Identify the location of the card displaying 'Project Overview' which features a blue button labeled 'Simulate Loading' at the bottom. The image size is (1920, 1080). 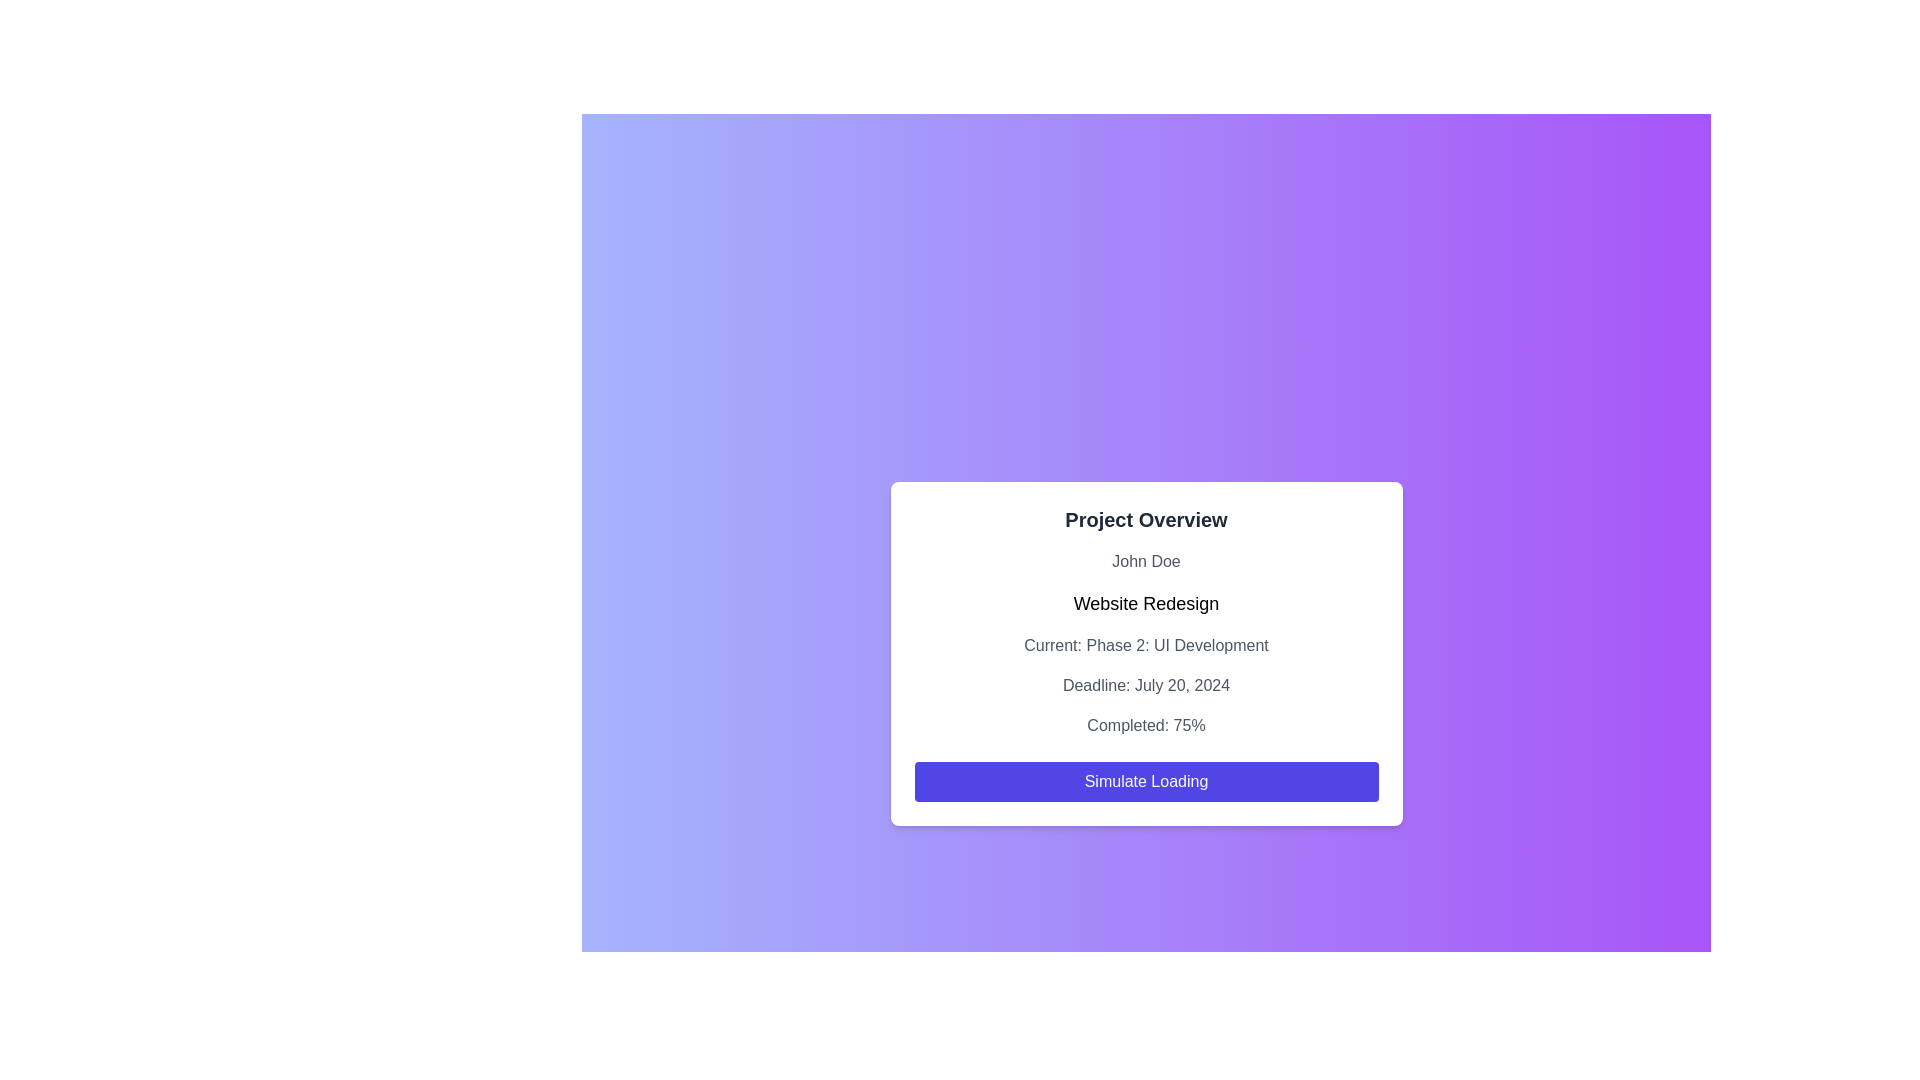
(1146, 654).